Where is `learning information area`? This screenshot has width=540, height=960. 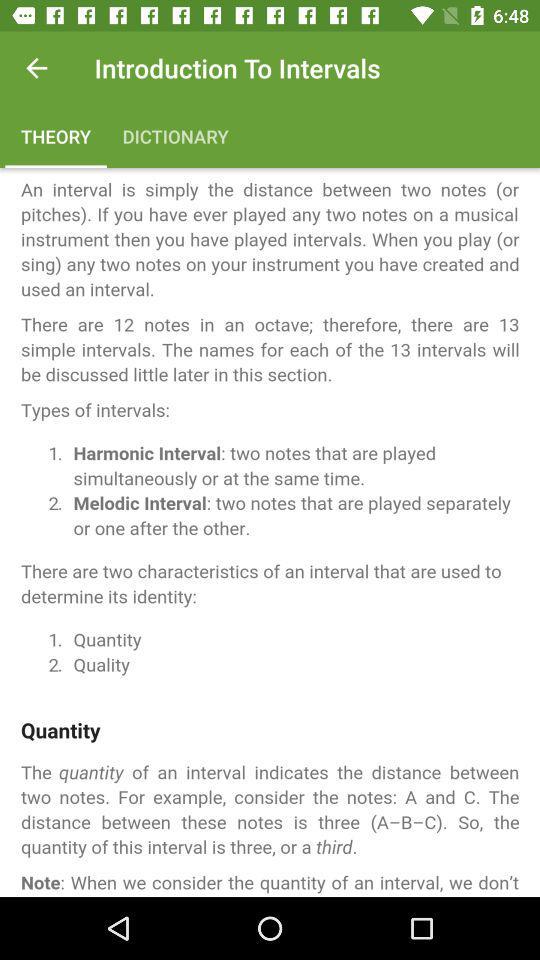
learning information area is located at coordinates (270, 531).